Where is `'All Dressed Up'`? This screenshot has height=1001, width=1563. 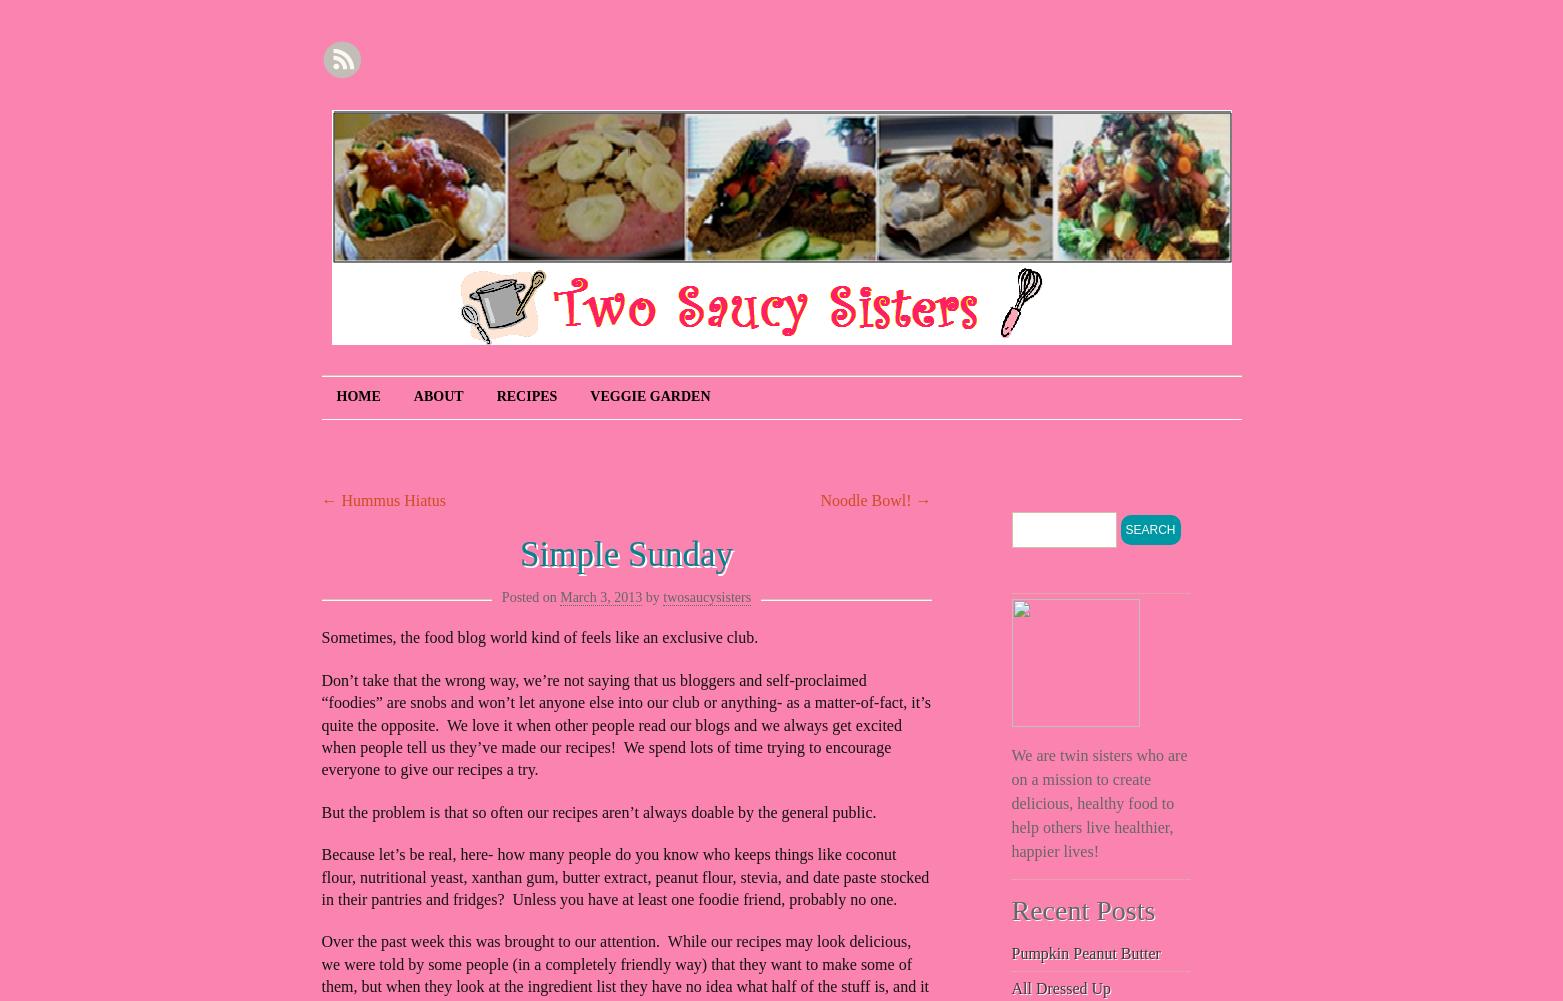
'All Dressed Up' is located at coordinates (1060, 987).